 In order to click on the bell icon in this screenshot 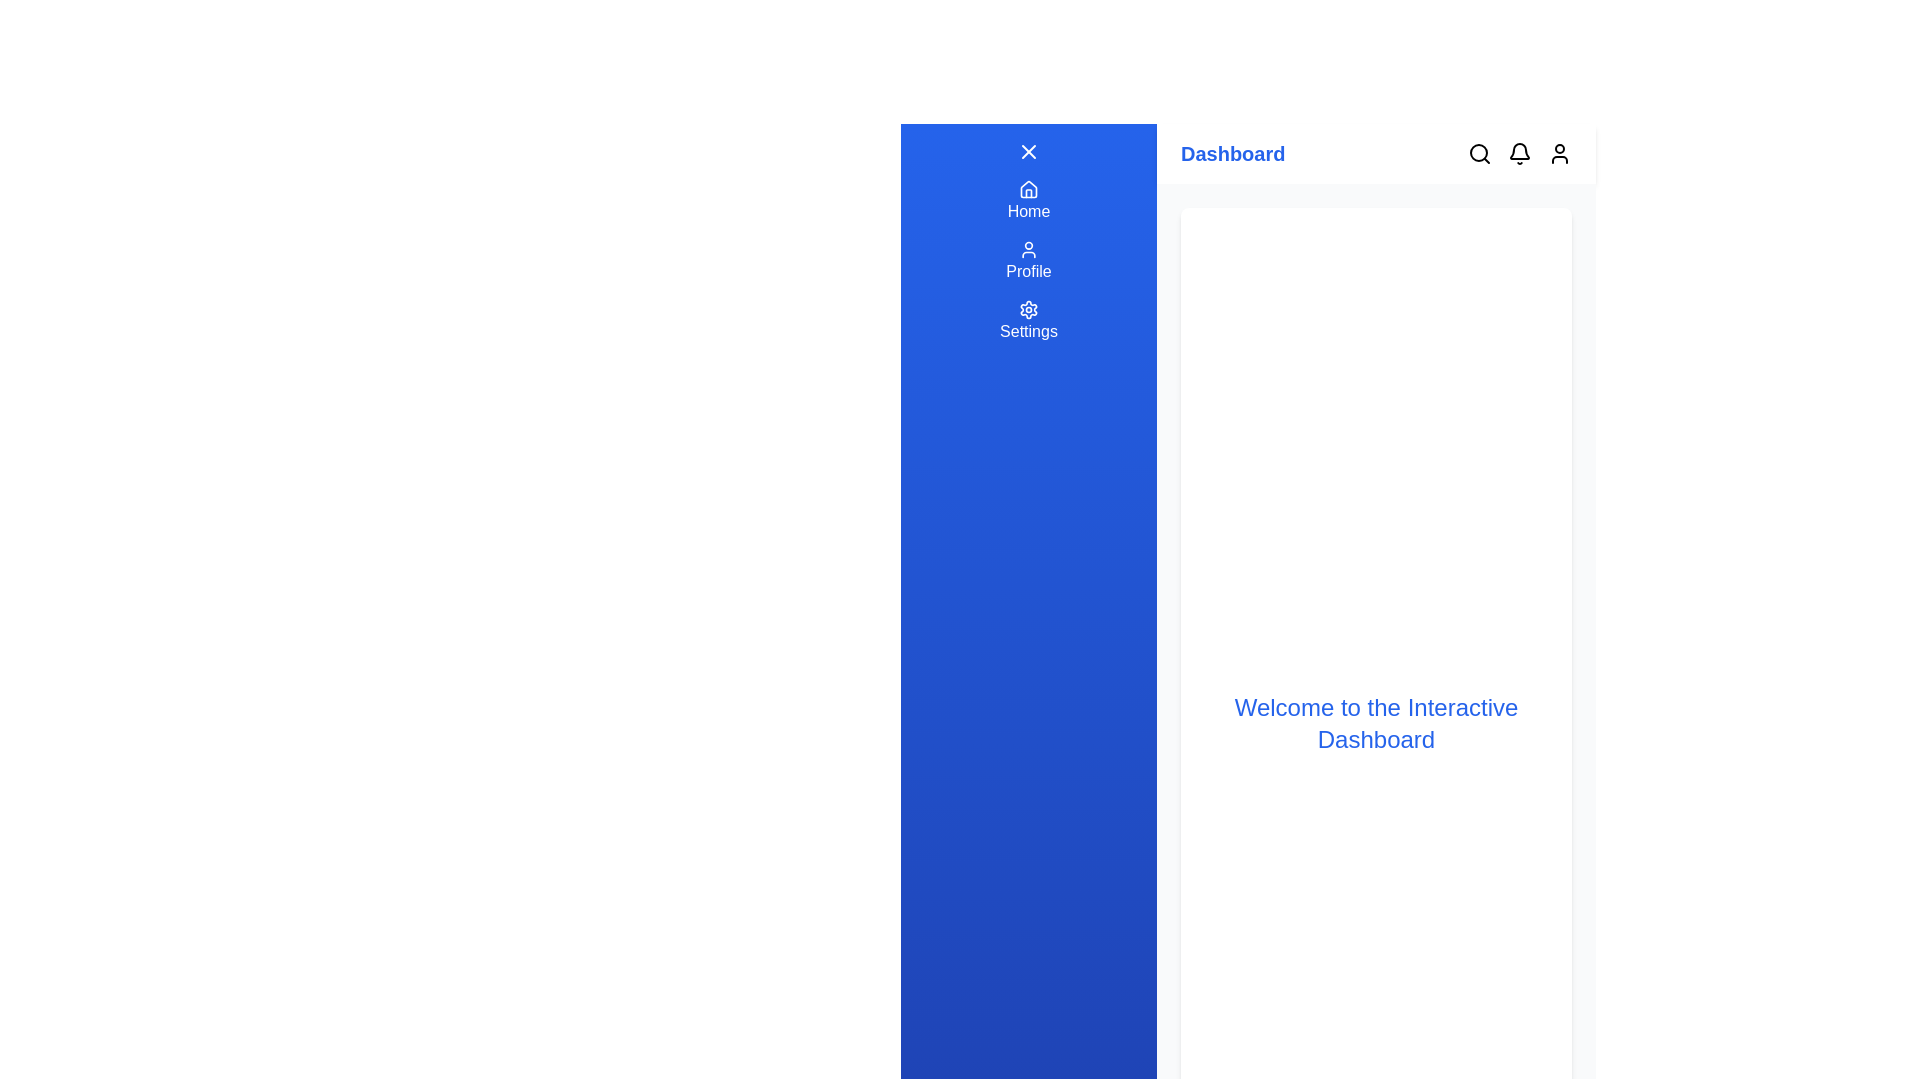, I will do `click(1520, 149)`.